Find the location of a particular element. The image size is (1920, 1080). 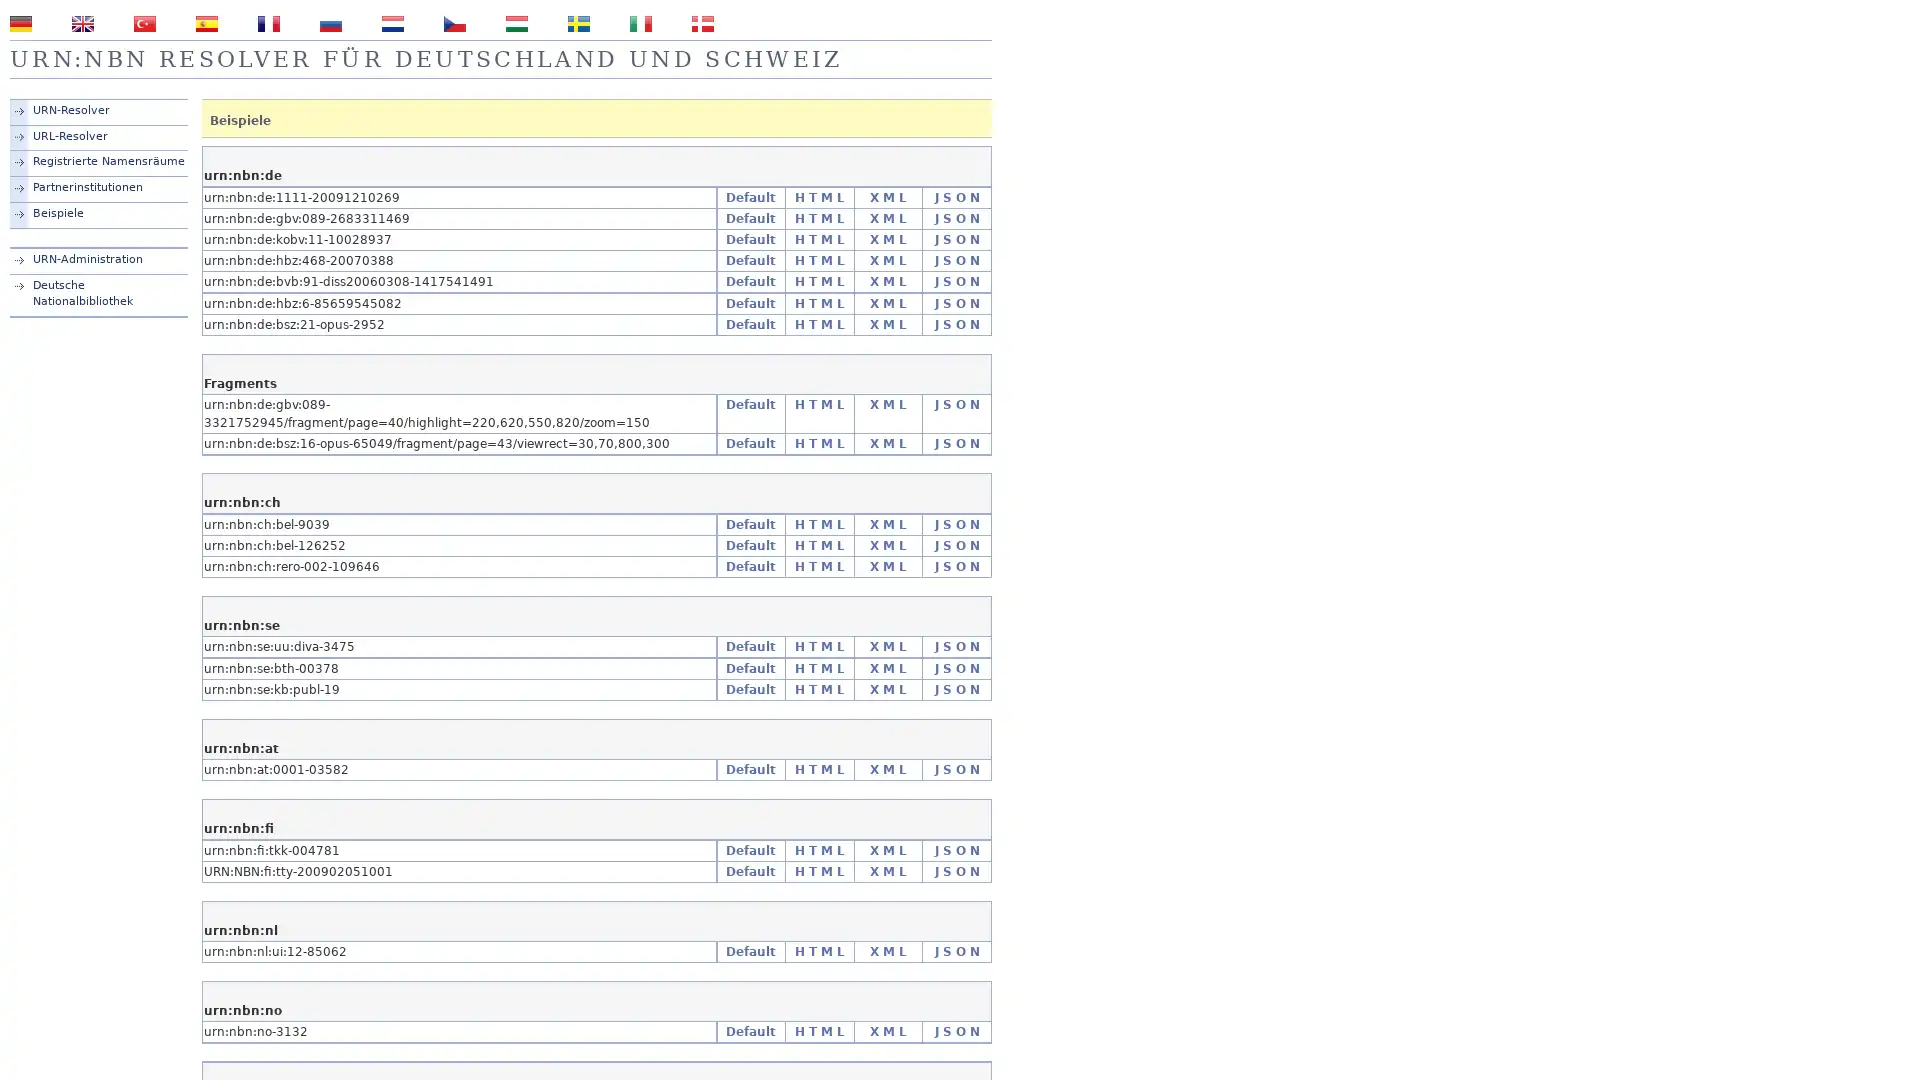

de is located at coordinates (20, 23).